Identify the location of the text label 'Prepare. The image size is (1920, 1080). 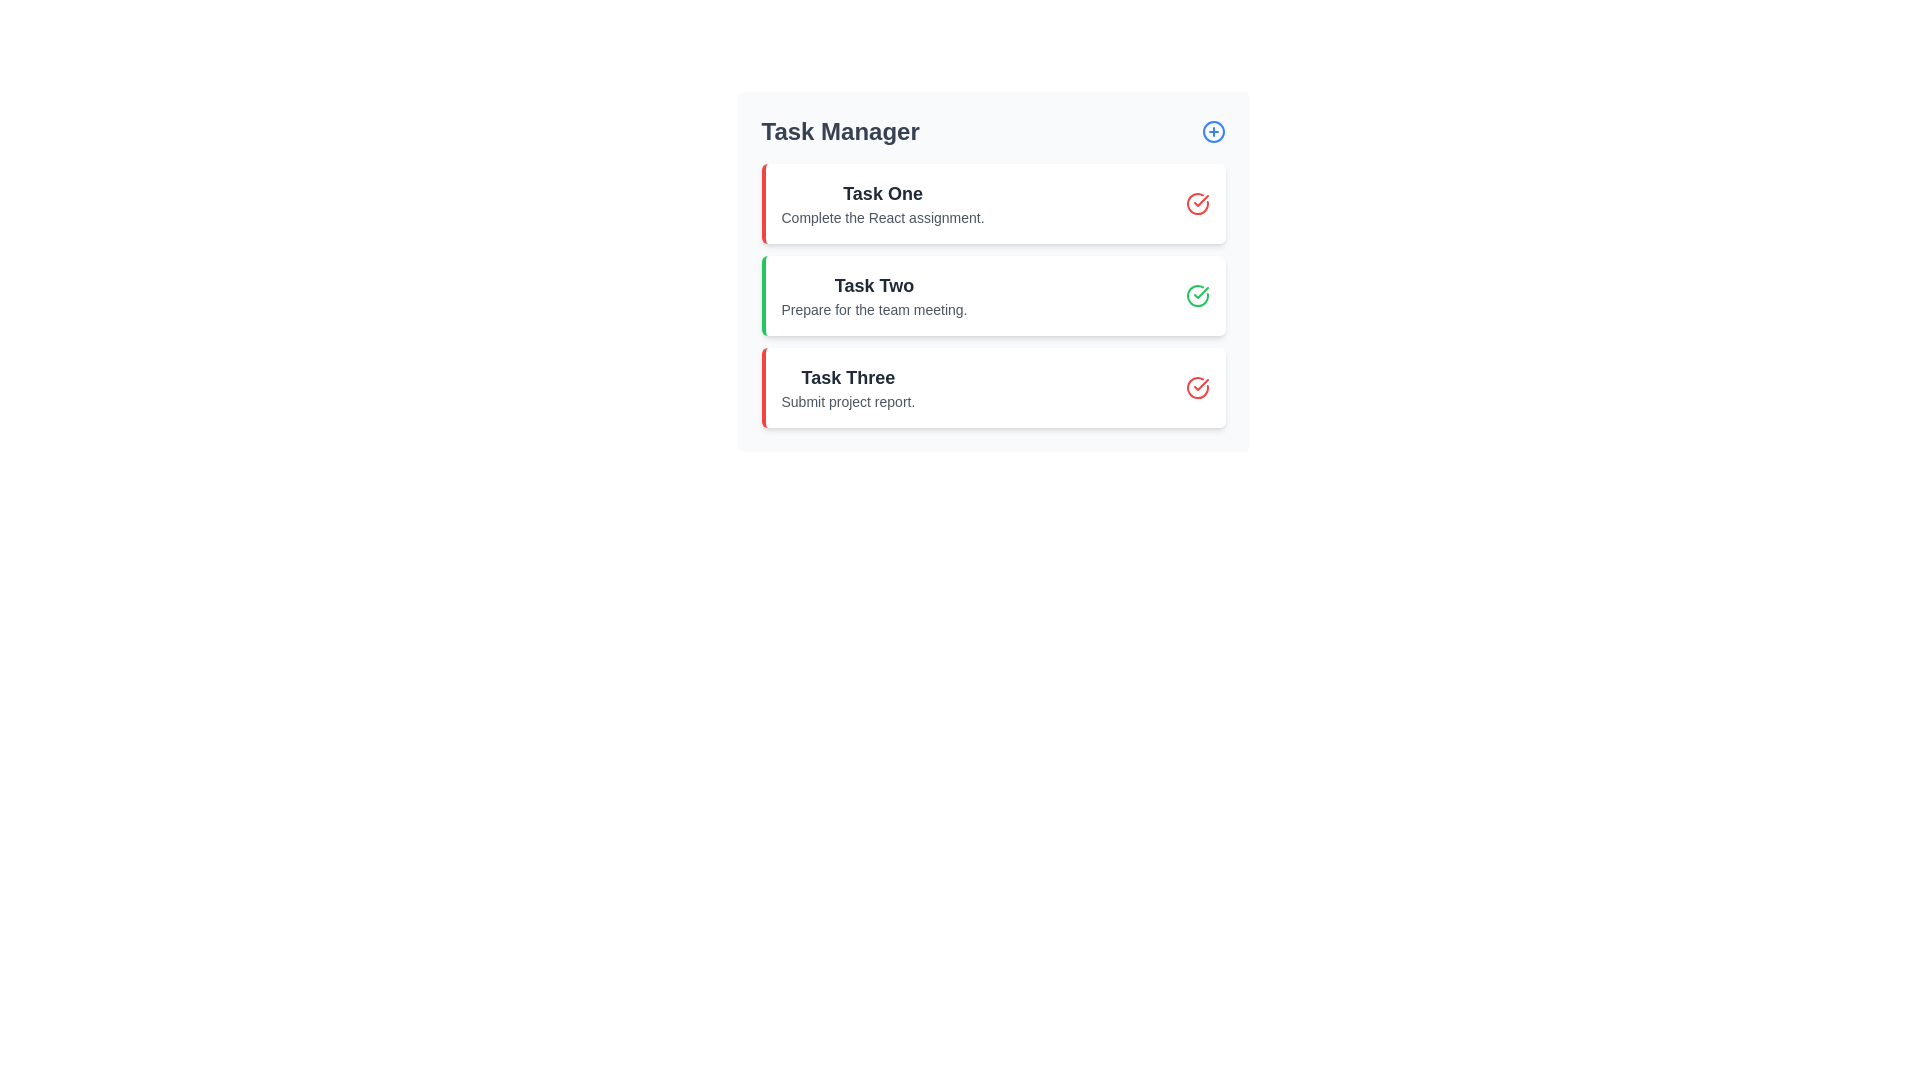
(874, 309).